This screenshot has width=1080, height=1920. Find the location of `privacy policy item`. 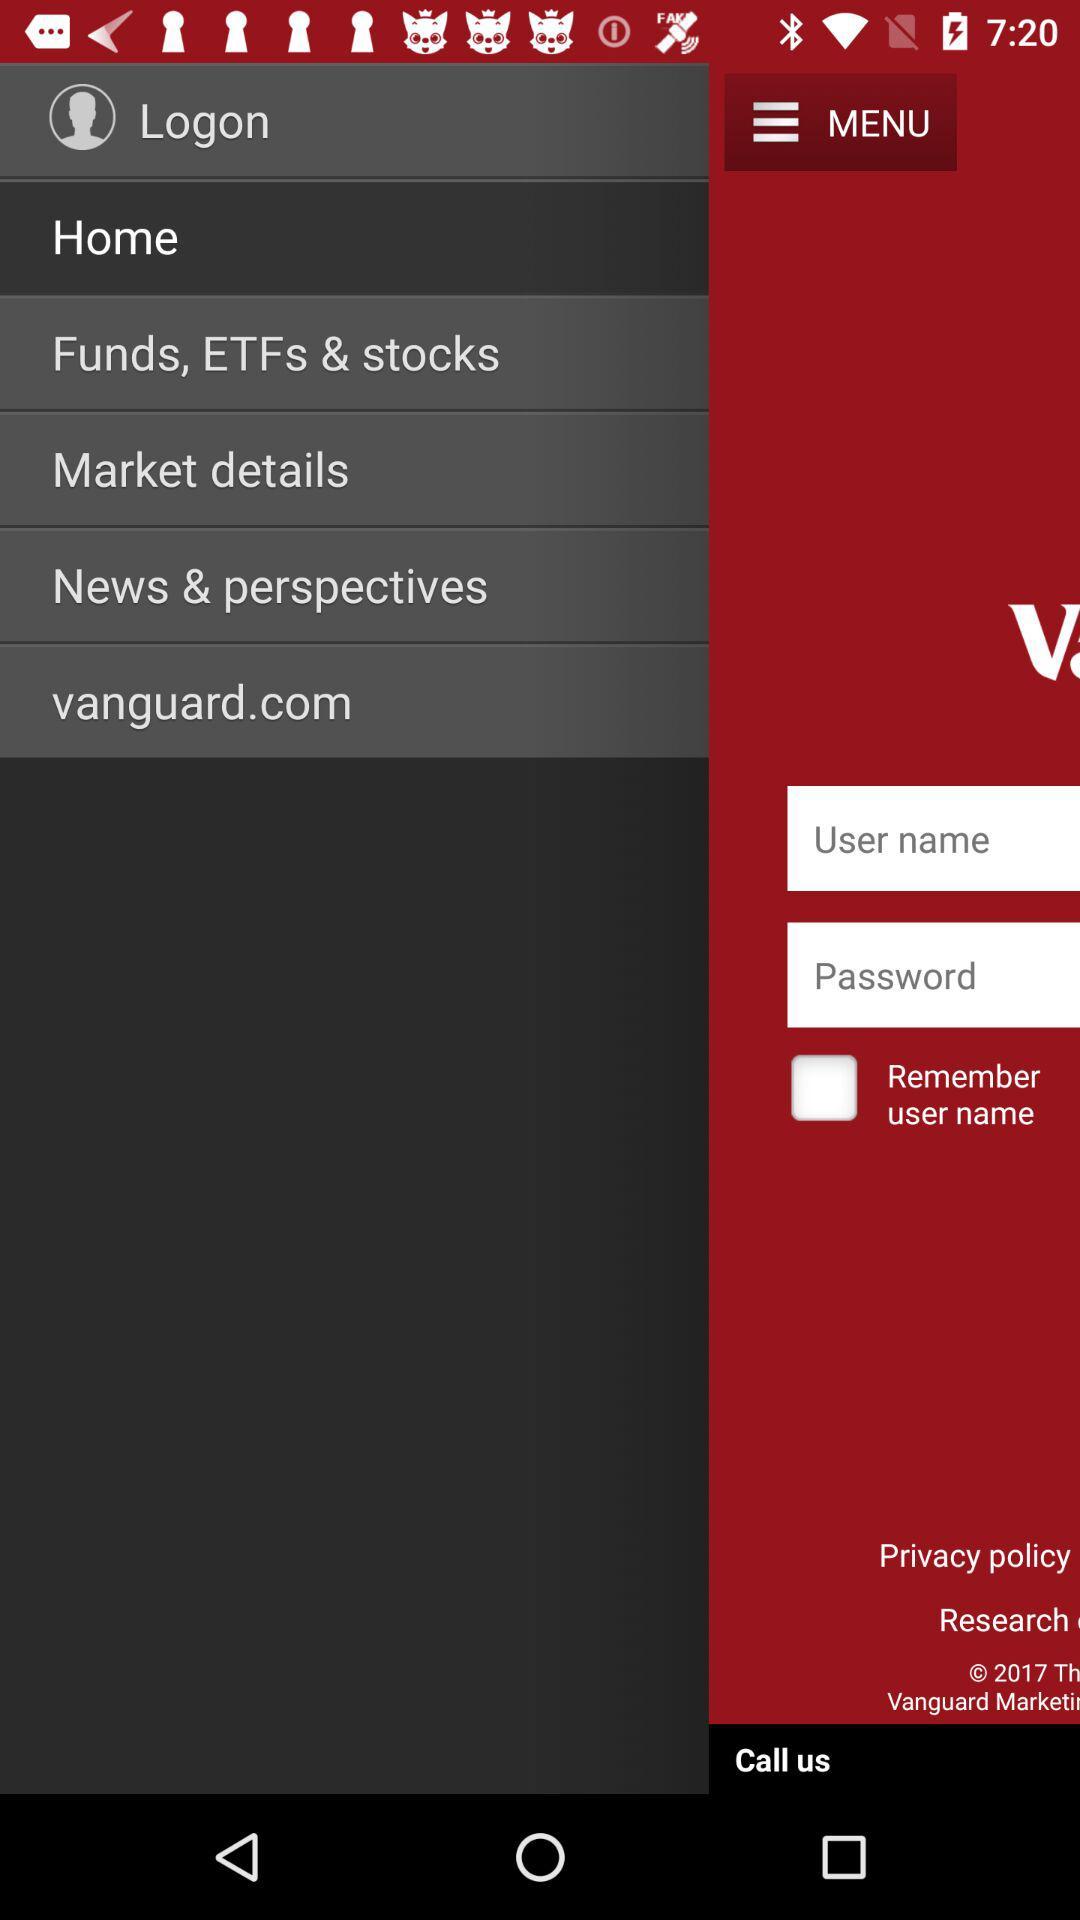

privacy policy item is located at coordinates (974, 1553).